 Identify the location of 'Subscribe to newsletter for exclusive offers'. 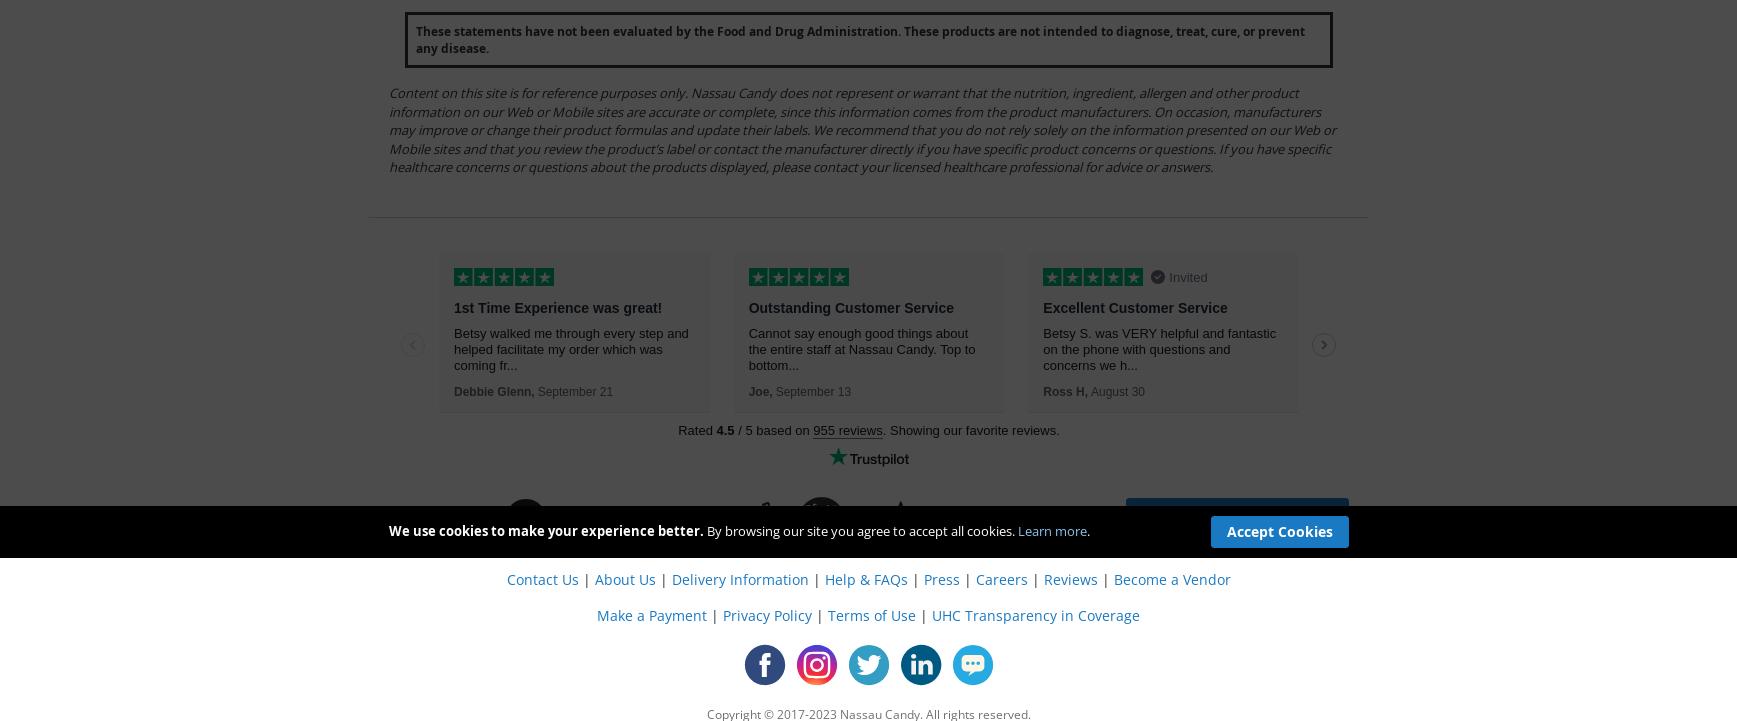
(1236, 521).